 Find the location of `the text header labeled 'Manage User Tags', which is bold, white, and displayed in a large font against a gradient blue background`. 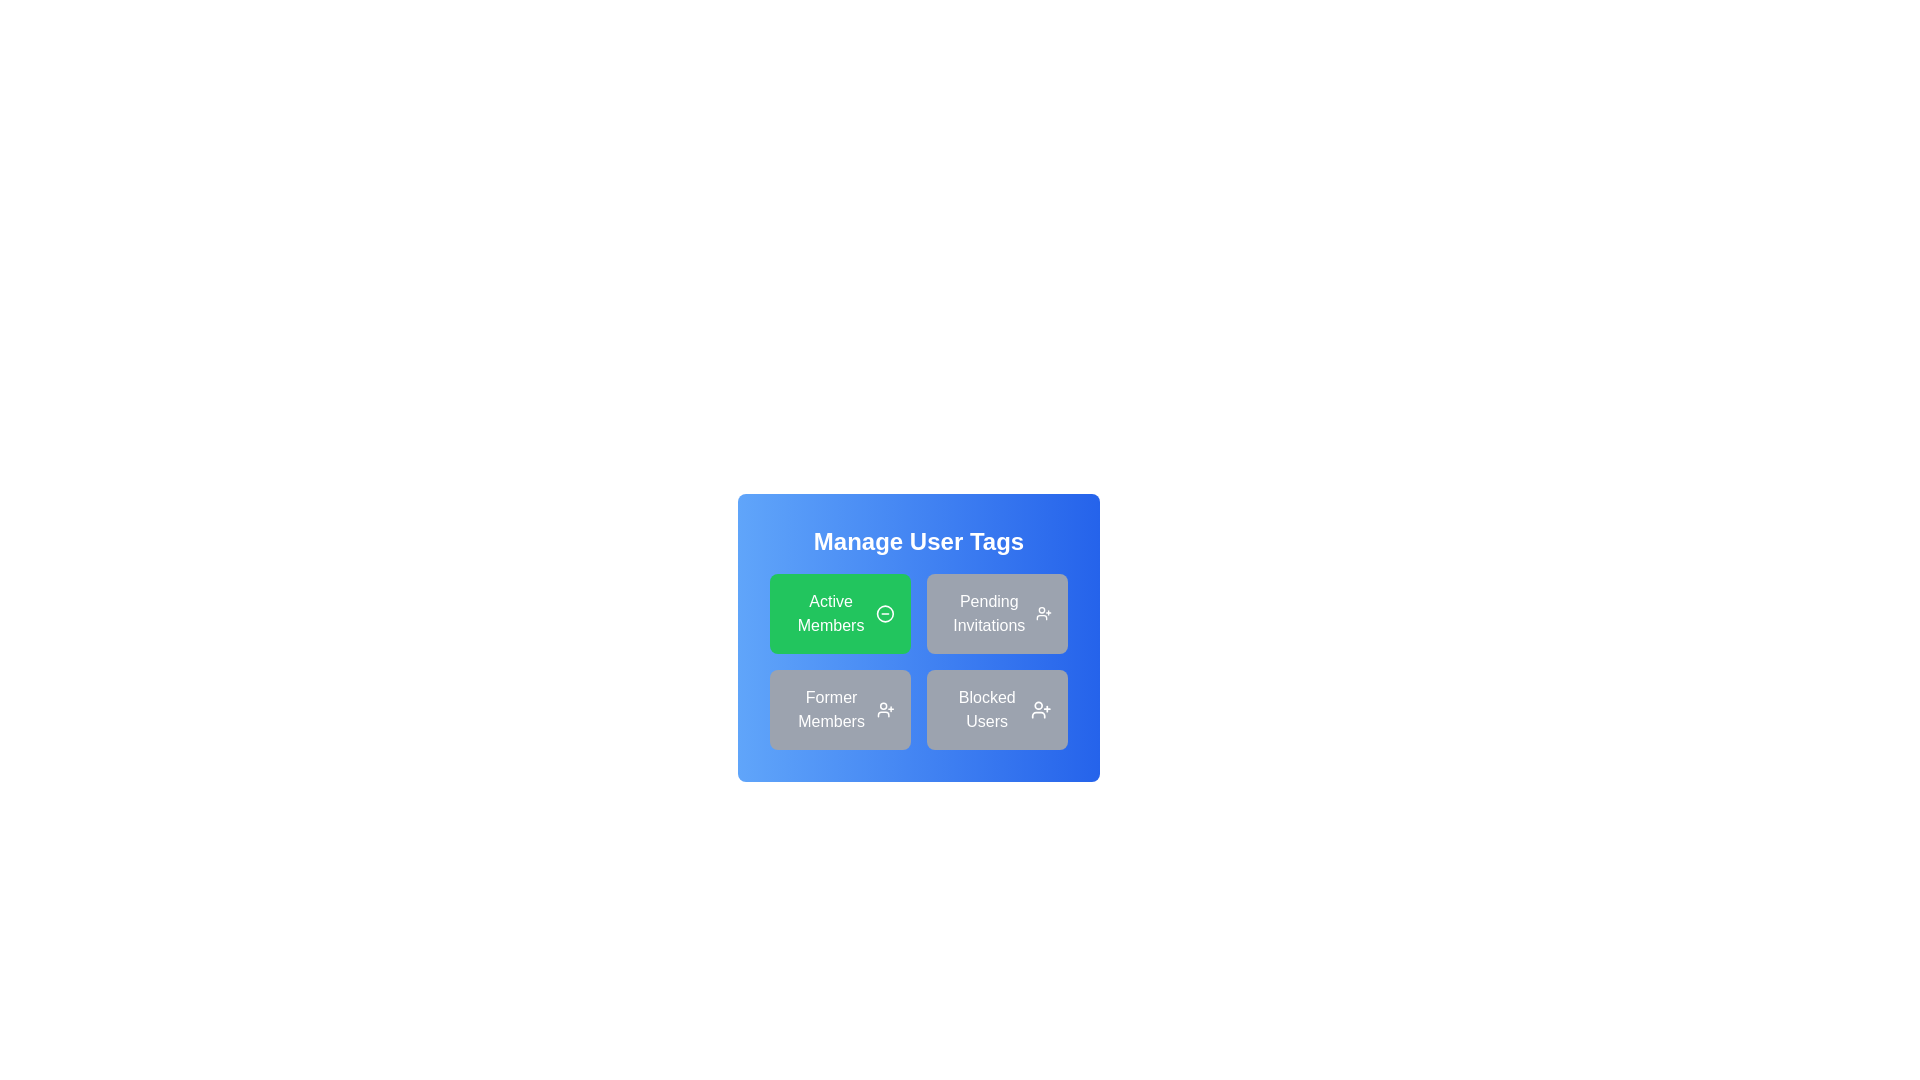

the text header labeled 'Manage User Tags', which is bold, white, and displayed in a large font against a gradient blue background is located at coordinates (917, 542).